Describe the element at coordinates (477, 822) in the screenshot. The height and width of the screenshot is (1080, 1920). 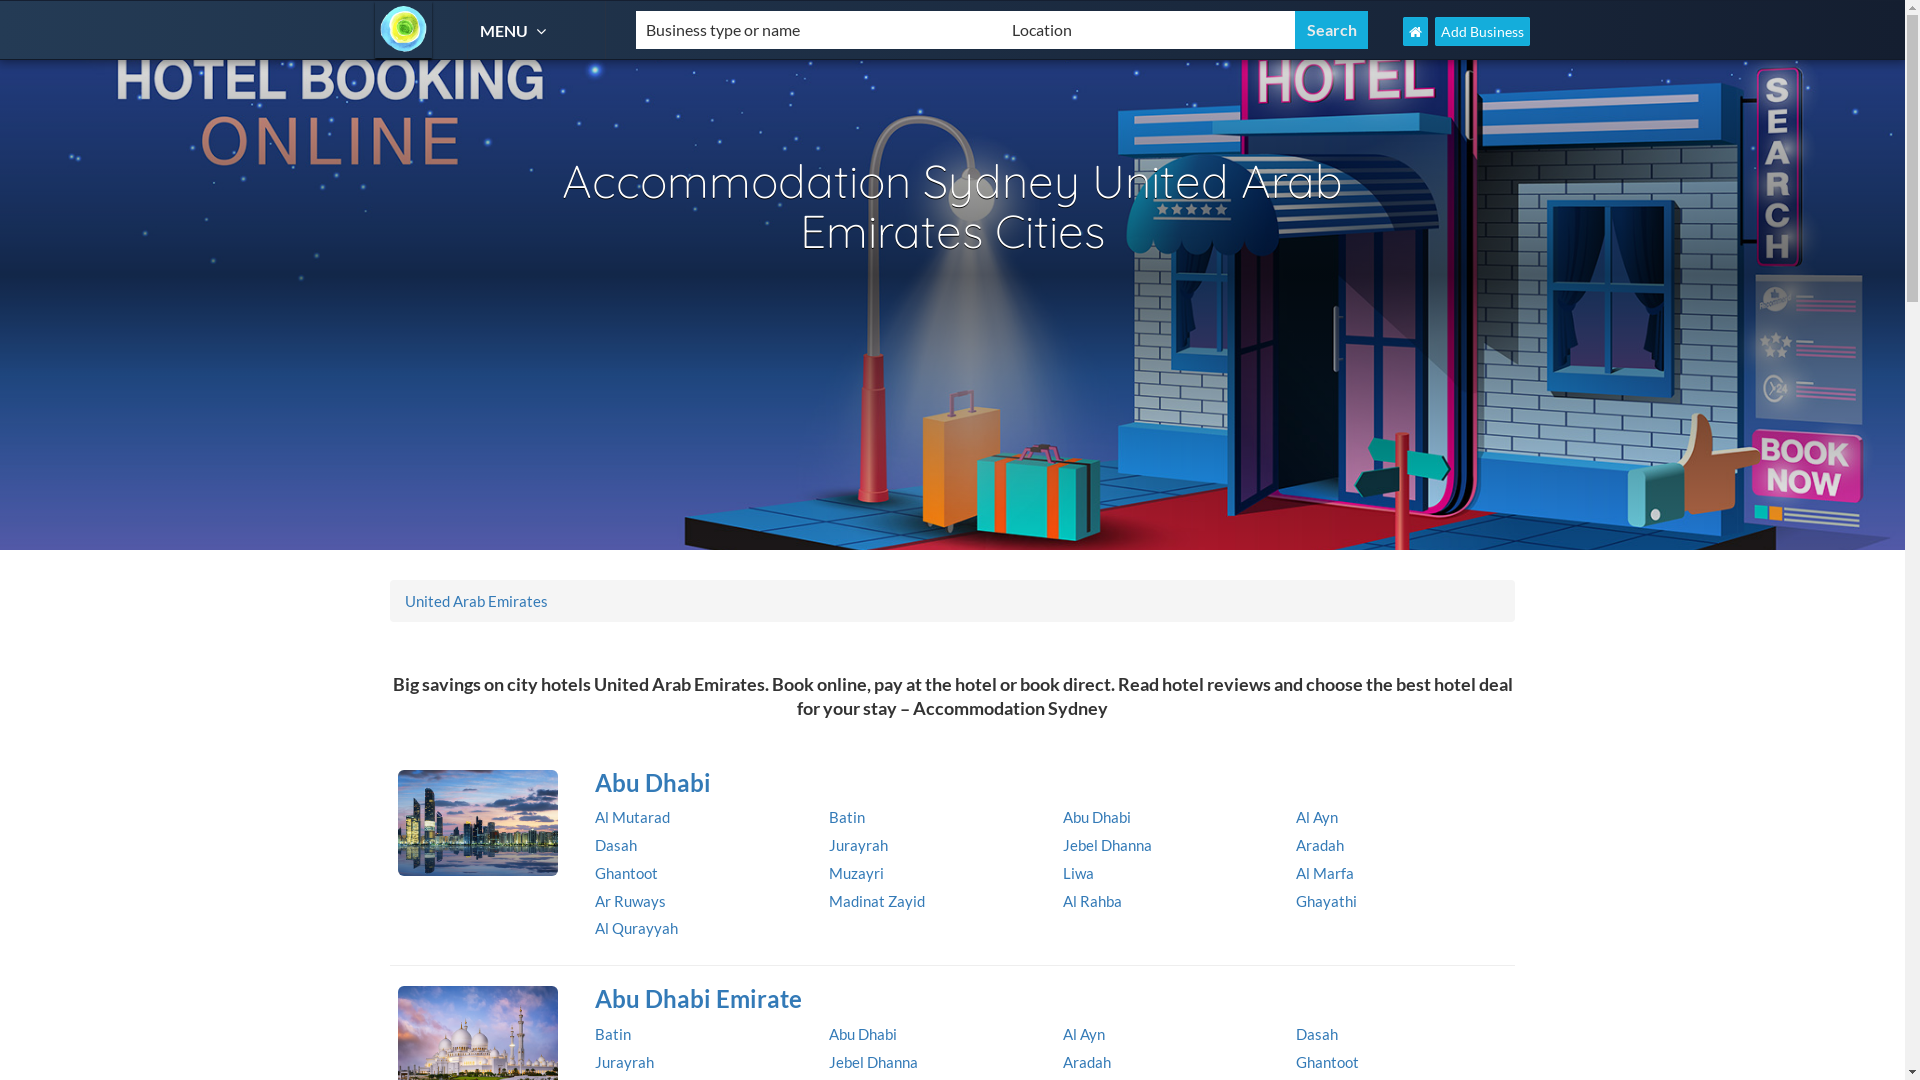
I see `'Abu Dhabi'` at that location.